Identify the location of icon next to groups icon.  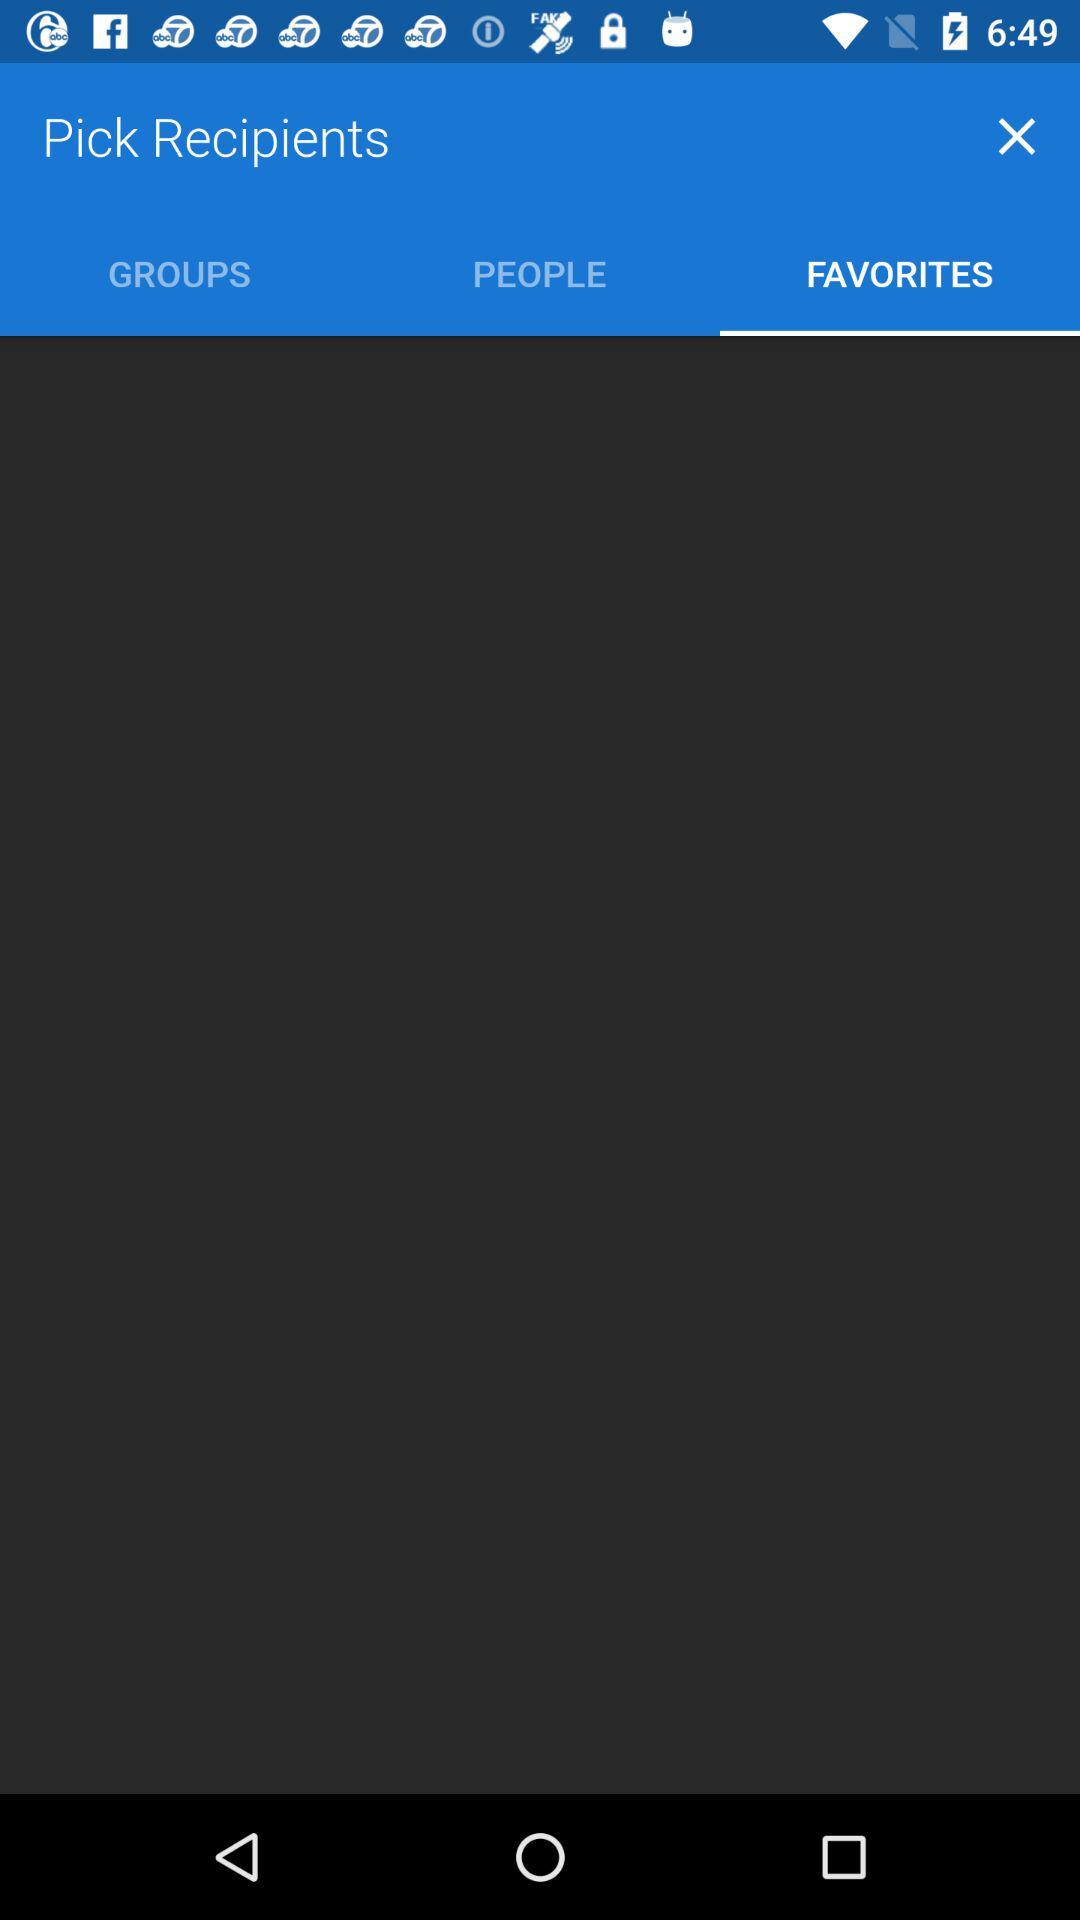
(538, 272).